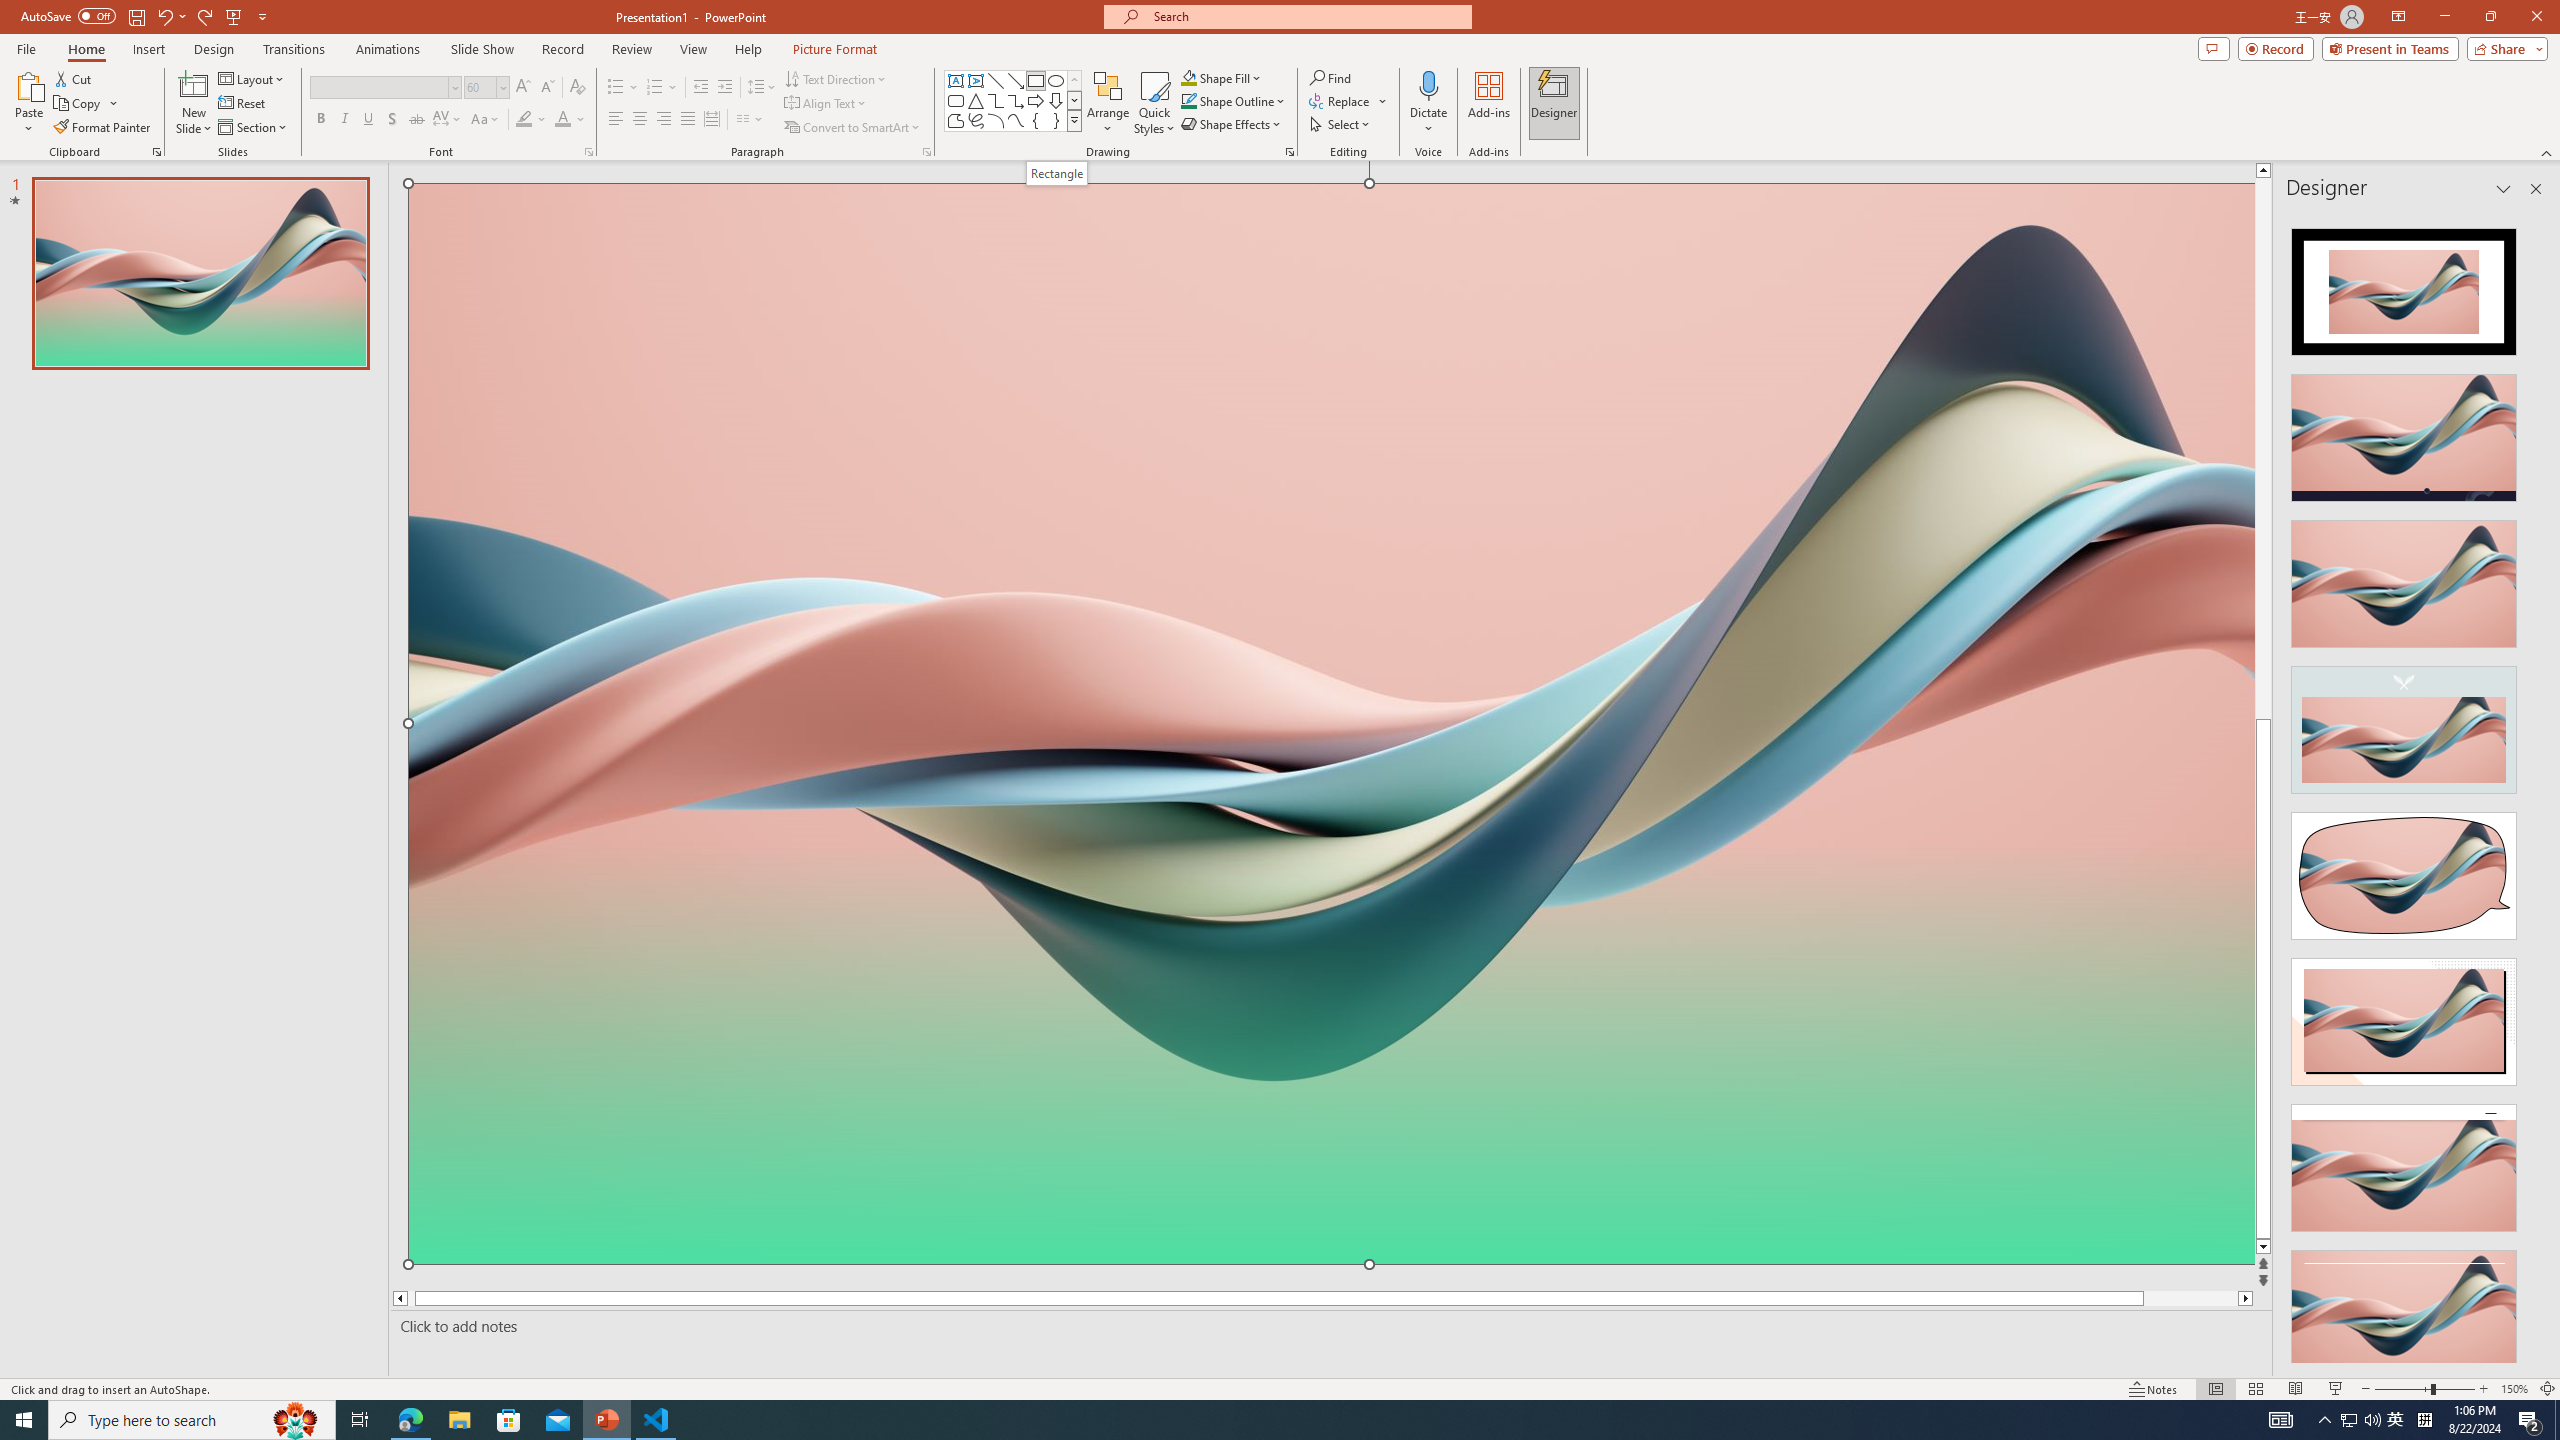  Describe the element at coordinates (2402, 284) in the screenshot. I see `'Recommended Design: Design Idea'` at that location.